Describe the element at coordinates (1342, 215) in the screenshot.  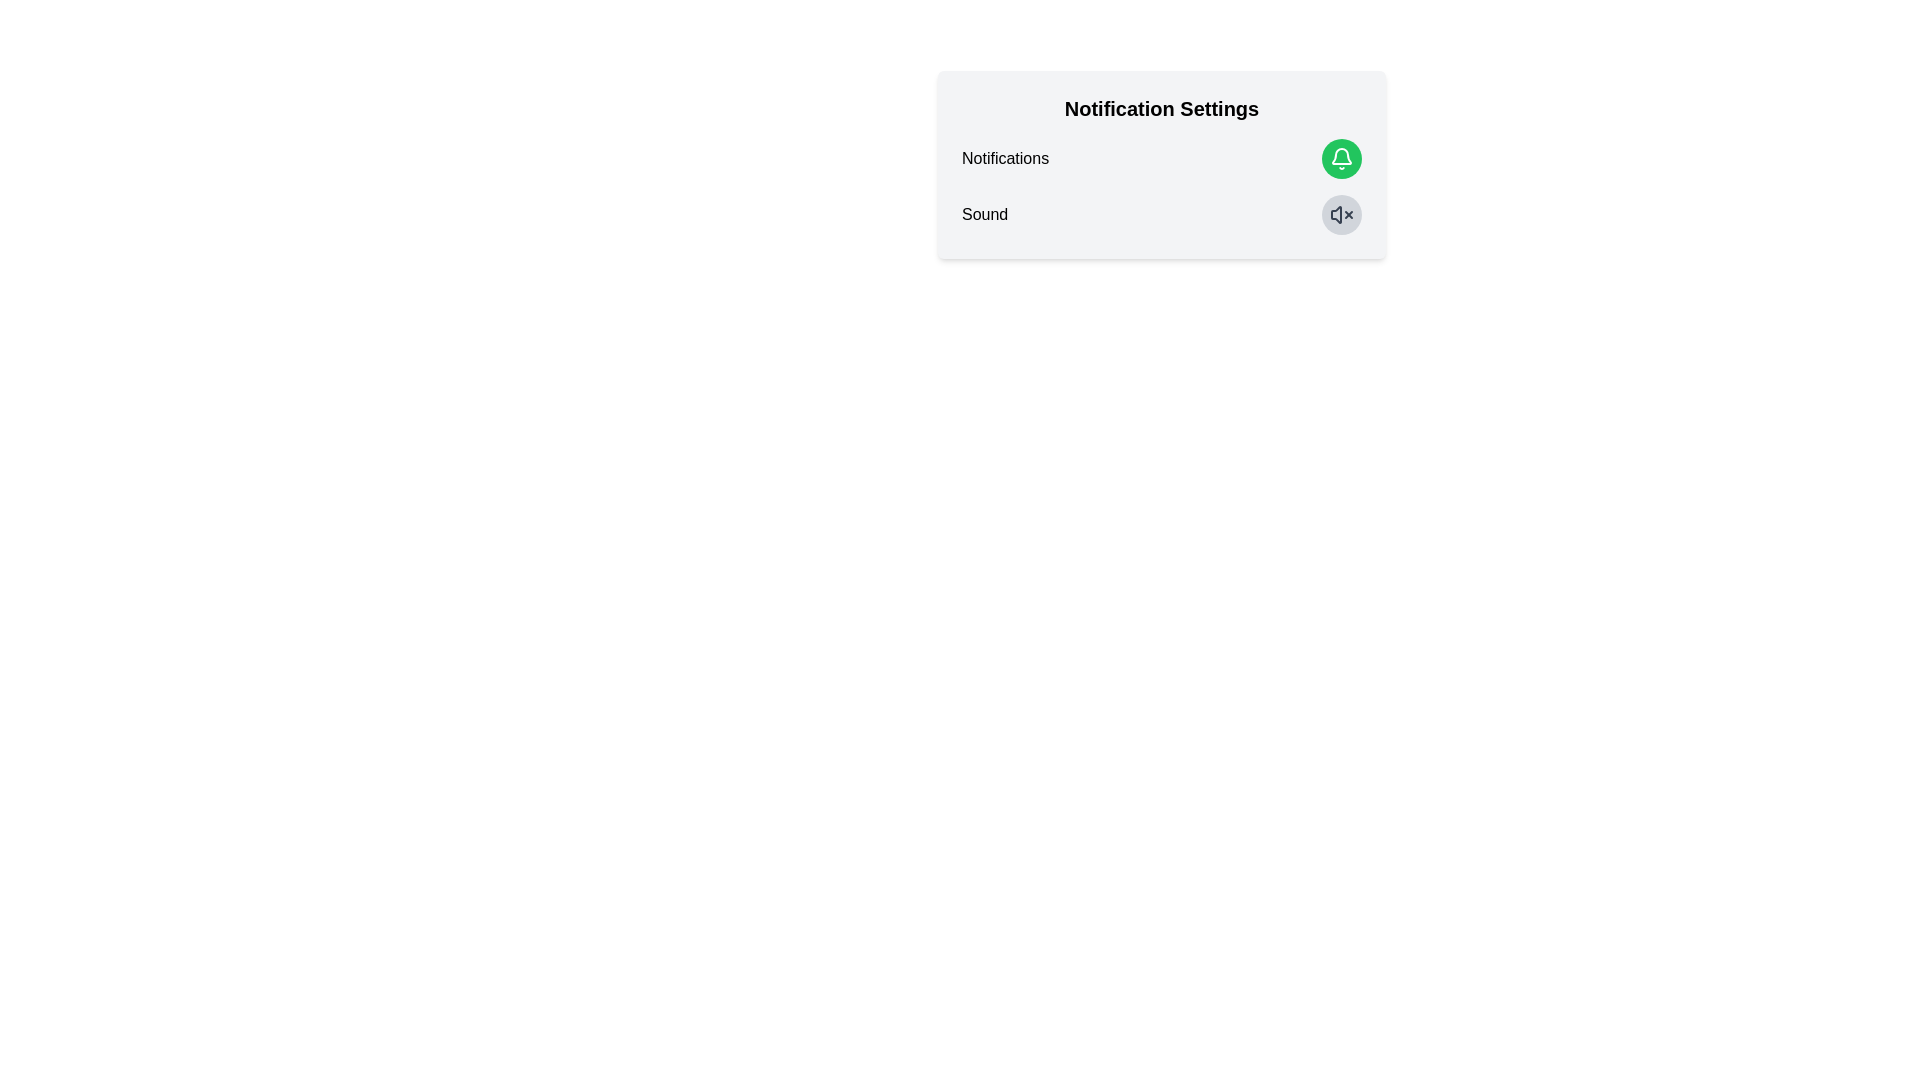
I see `the speaker icon to toggle the sound setting` at that location.